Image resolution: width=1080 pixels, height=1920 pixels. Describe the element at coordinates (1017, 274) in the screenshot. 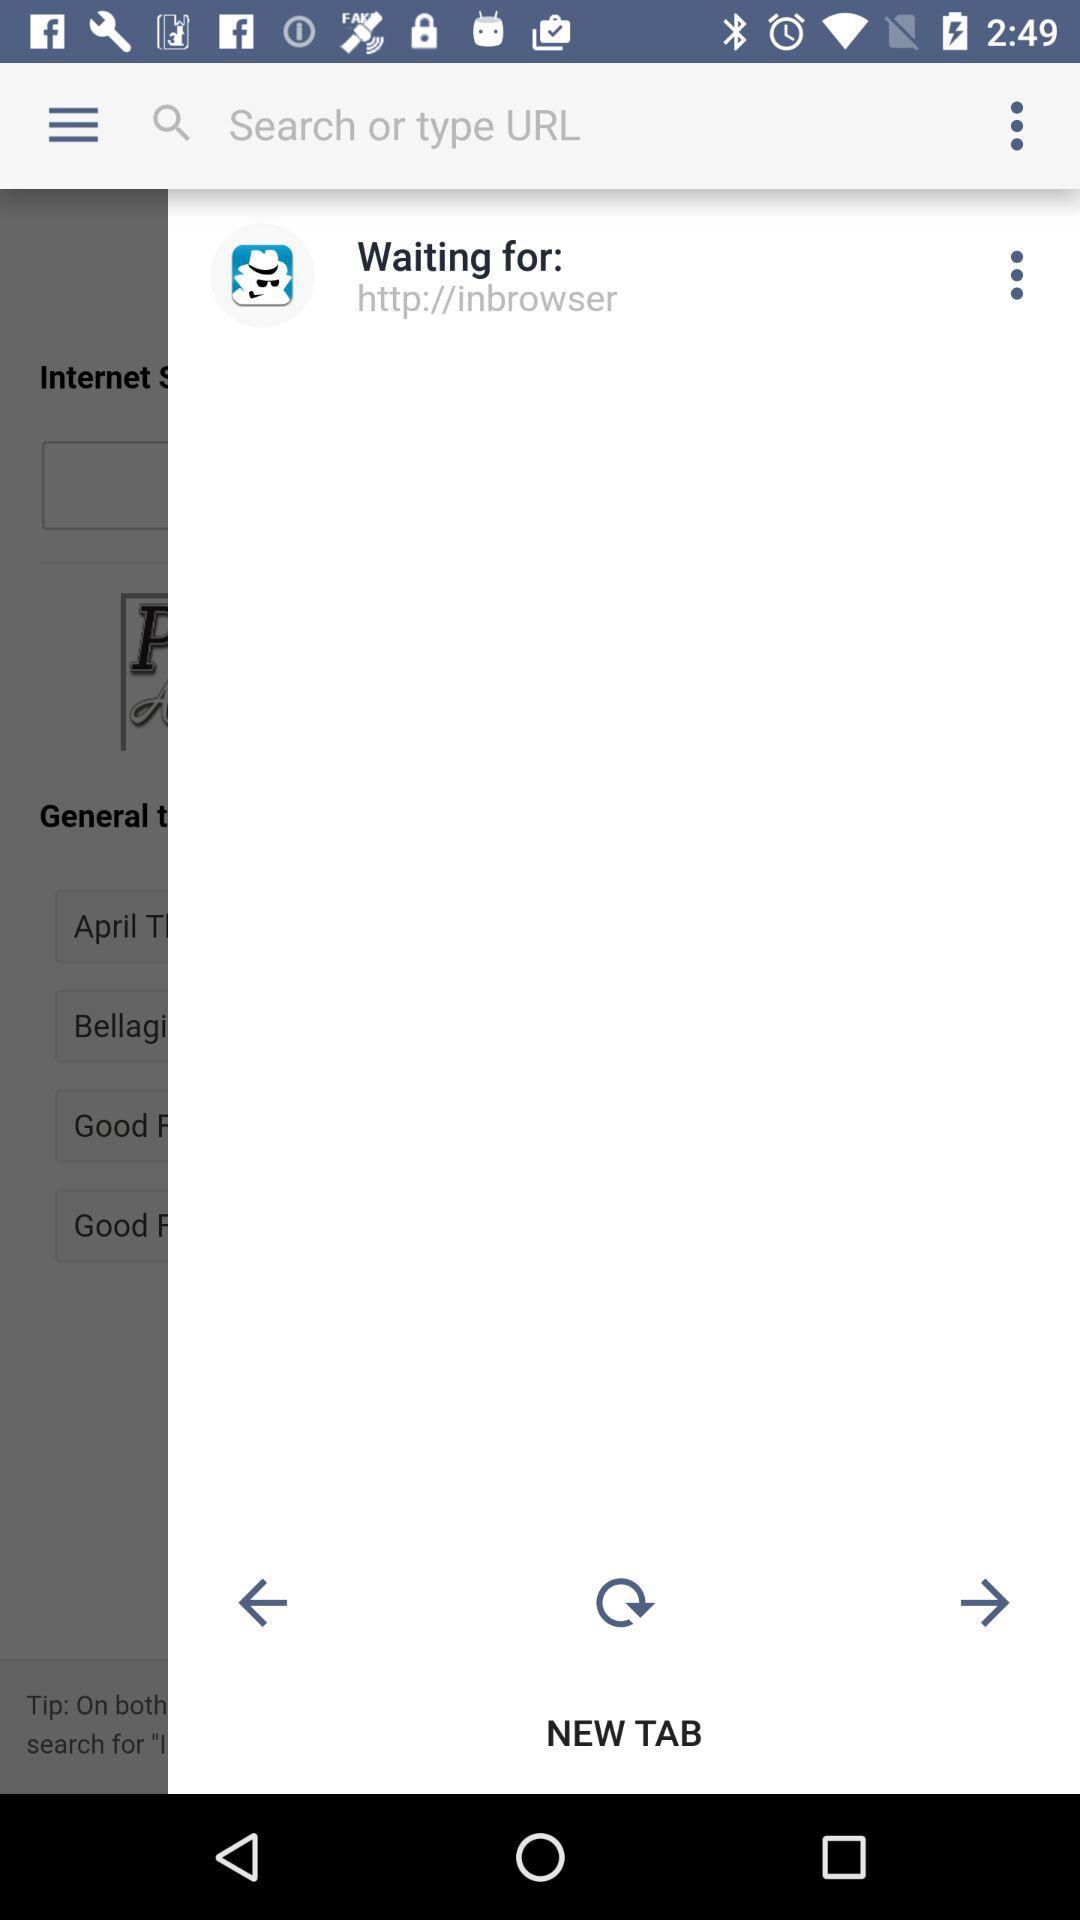

I see `open share settings` at that location.